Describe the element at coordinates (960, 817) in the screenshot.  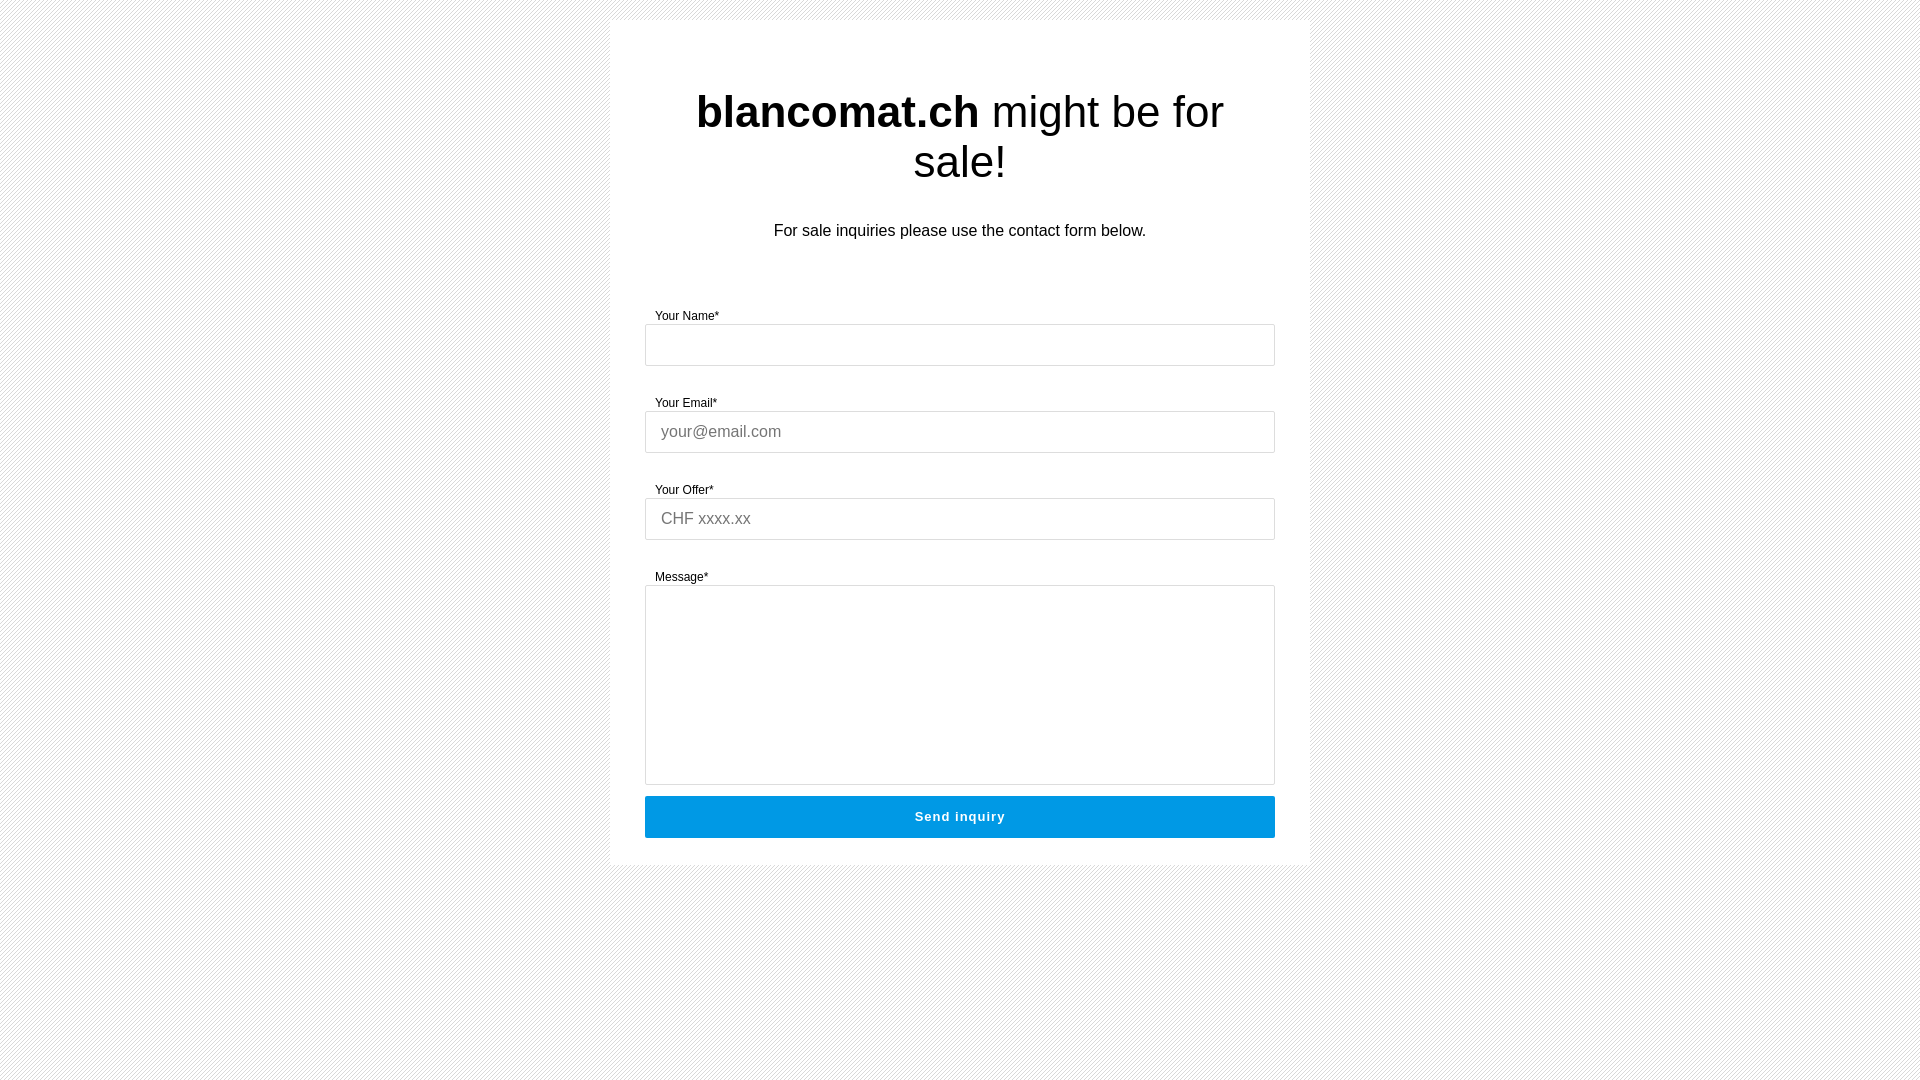
I see `'Send inquiry'` at that location.